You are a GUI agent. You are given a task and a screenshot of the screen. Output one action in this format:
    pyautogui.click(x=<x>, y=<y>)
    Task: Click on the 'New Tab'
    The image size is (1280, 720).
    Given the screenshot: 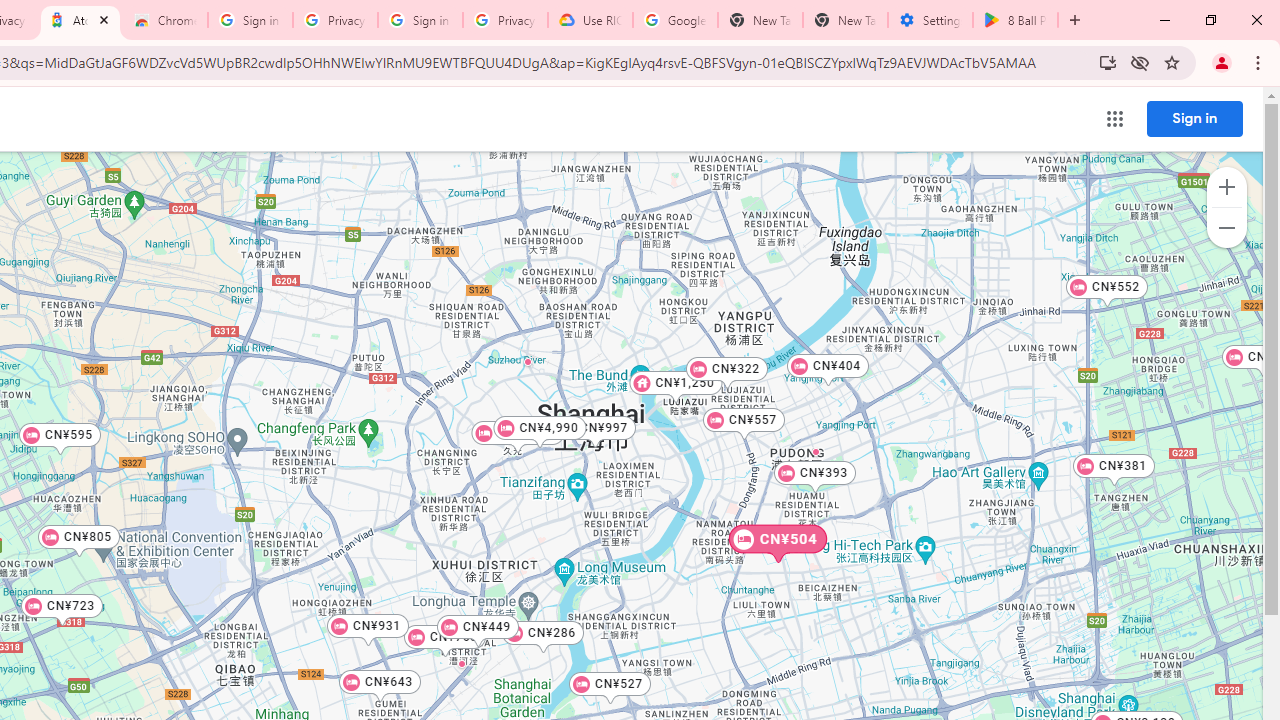 What is the action you would take?
    pyautogui.click(x=845, y=20)
    